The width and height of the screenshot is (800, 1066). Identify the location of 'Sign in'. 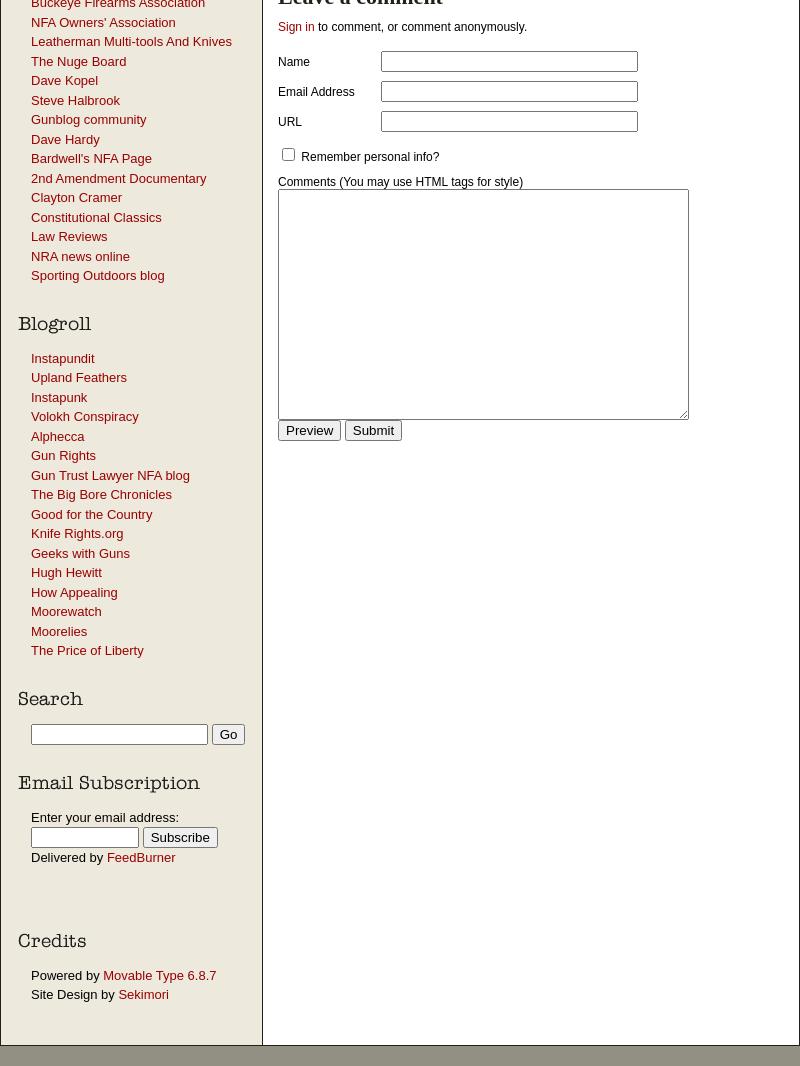
(278, 25).